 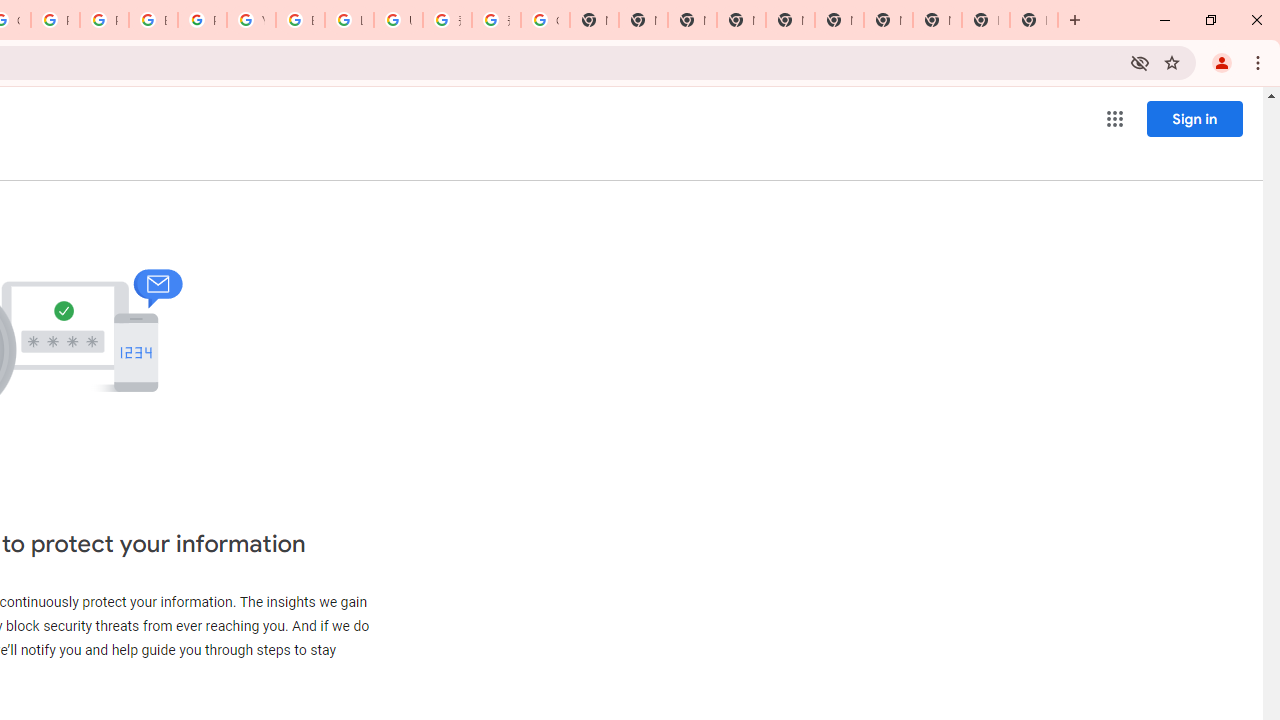 I want to click on 'YouTube', so click(x=250, y=20).